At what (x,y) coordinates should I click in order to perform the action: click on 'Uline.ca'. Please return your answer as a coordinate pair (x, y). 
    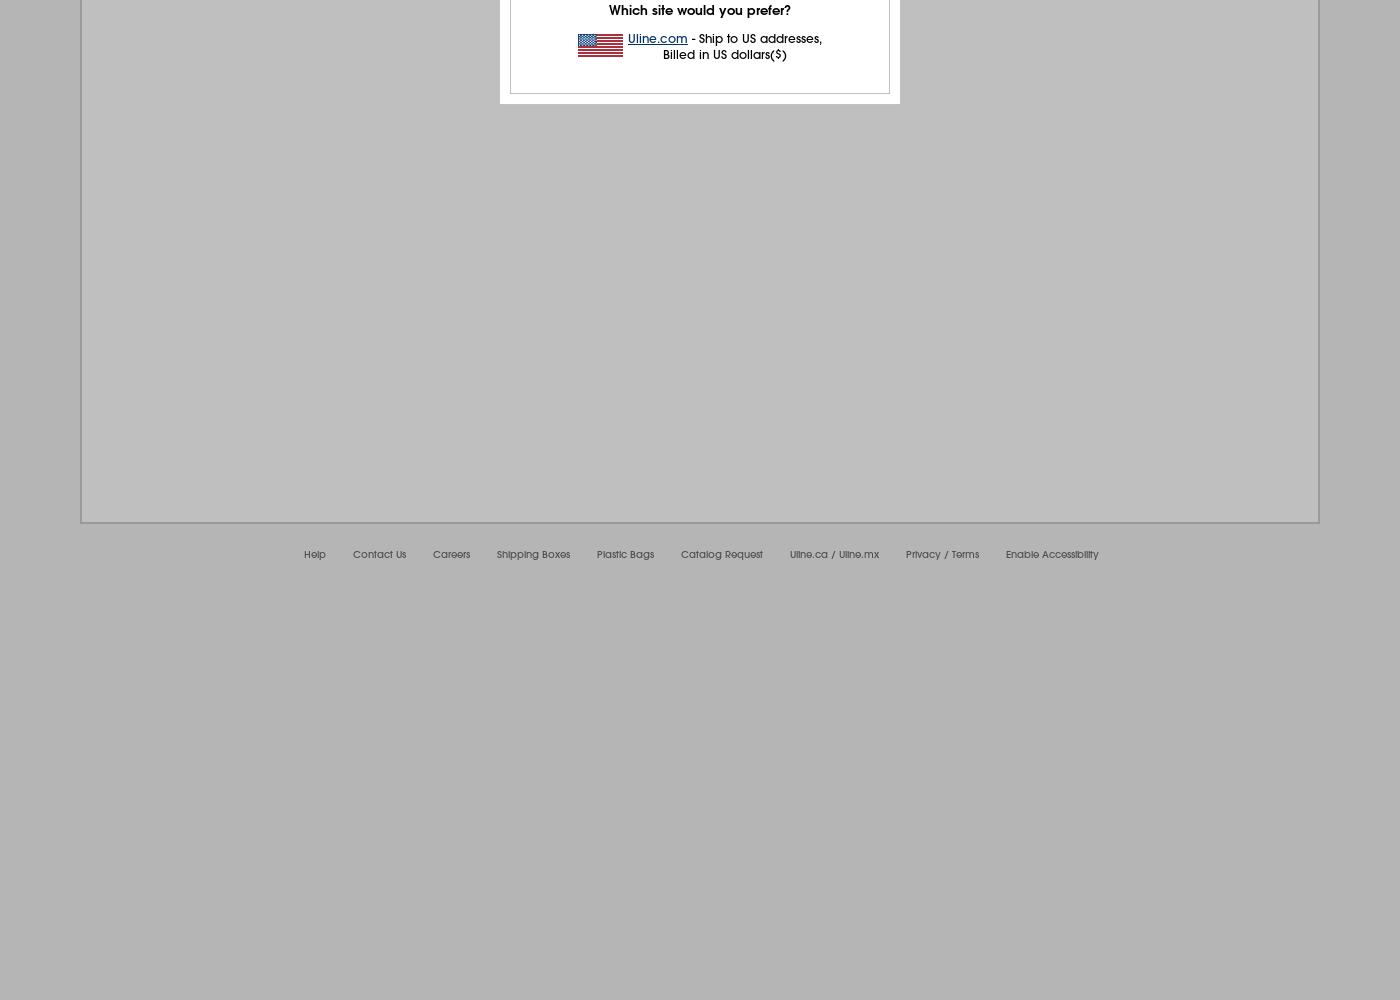
    Looking at the image, I should click on (809, 554).